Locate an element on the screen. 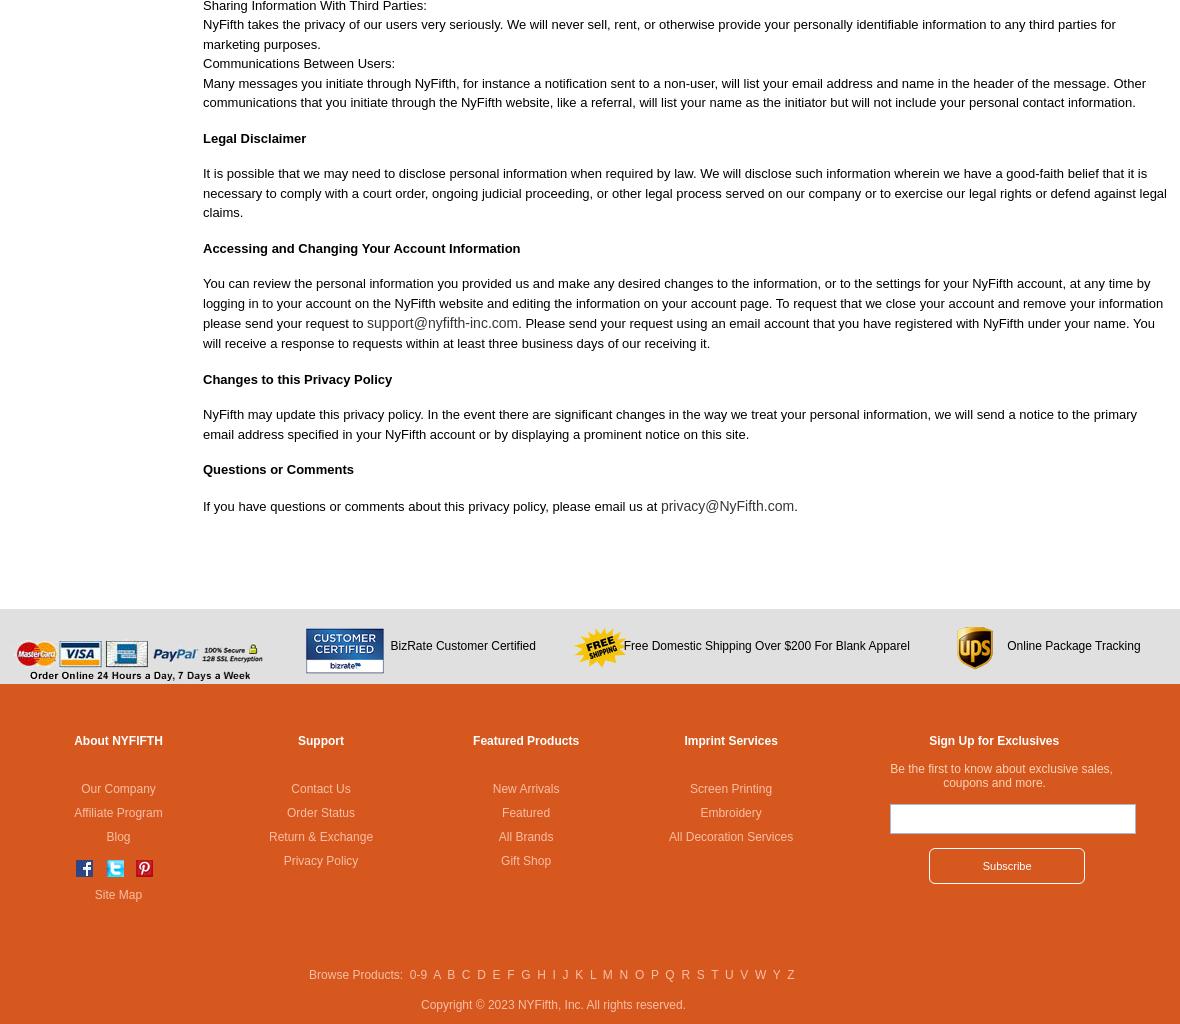 The image size is (1180, 1024). 'Sign Up for Exclusives' is located at coordinates (993, 739).